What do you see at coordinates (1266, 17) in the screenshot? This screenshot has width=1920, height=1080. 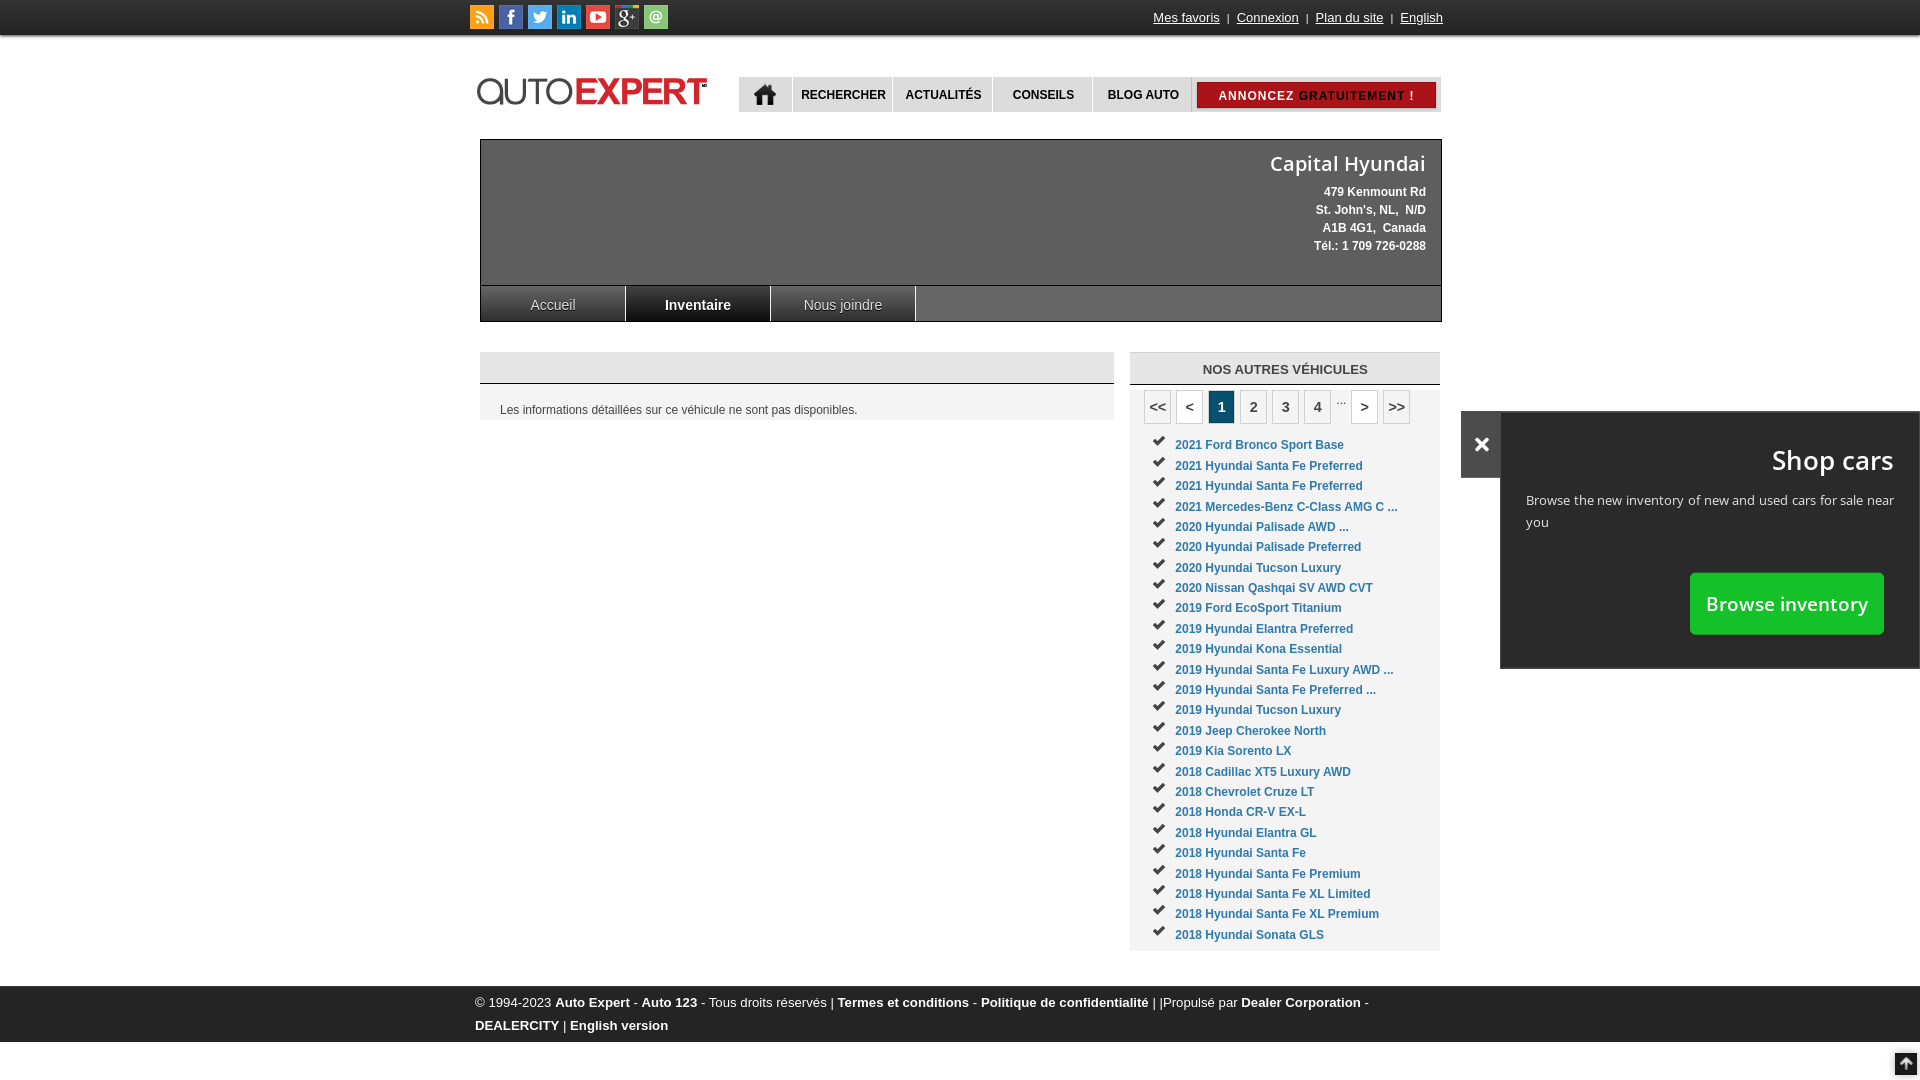 I see `'Connexion'` at bounding box center [1266, 17].